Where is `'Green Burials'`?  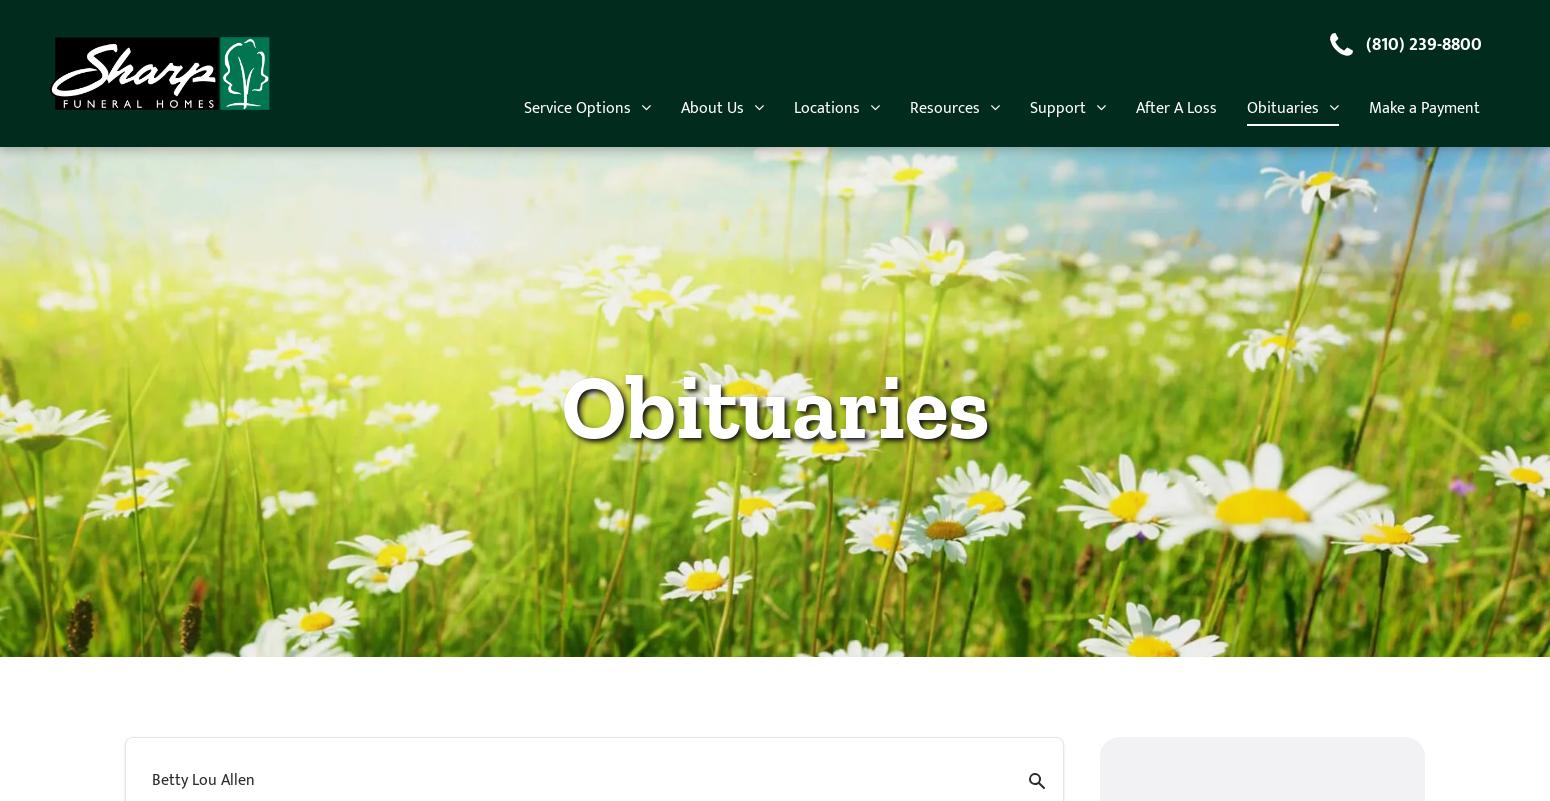 'Green Burials' is located at coordinates (739, 410).